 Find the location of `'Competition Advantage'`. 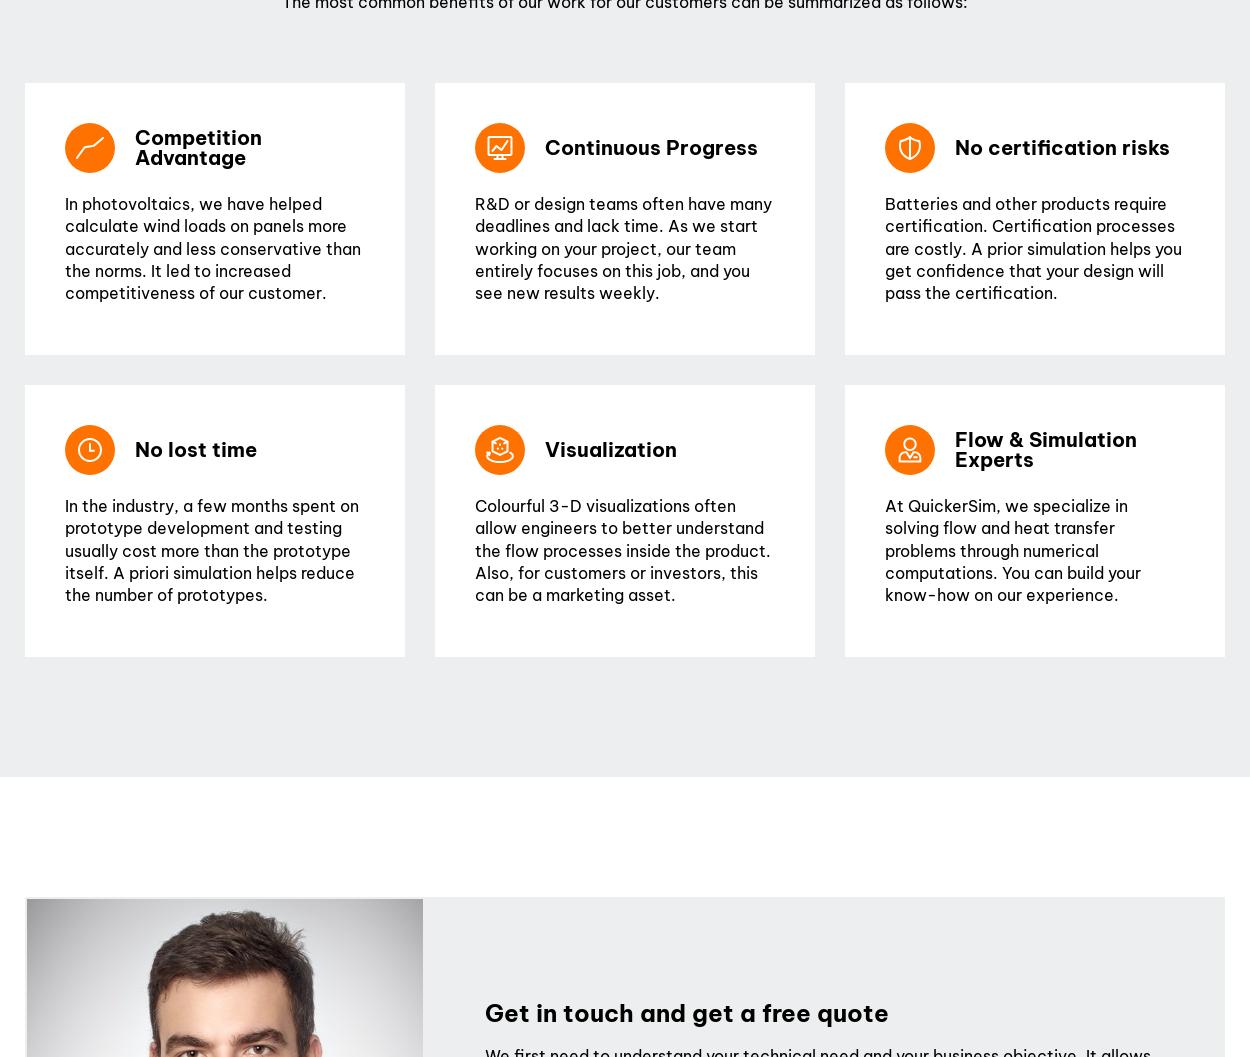

'Competition Advantage' is located at coordinates (197, 145).